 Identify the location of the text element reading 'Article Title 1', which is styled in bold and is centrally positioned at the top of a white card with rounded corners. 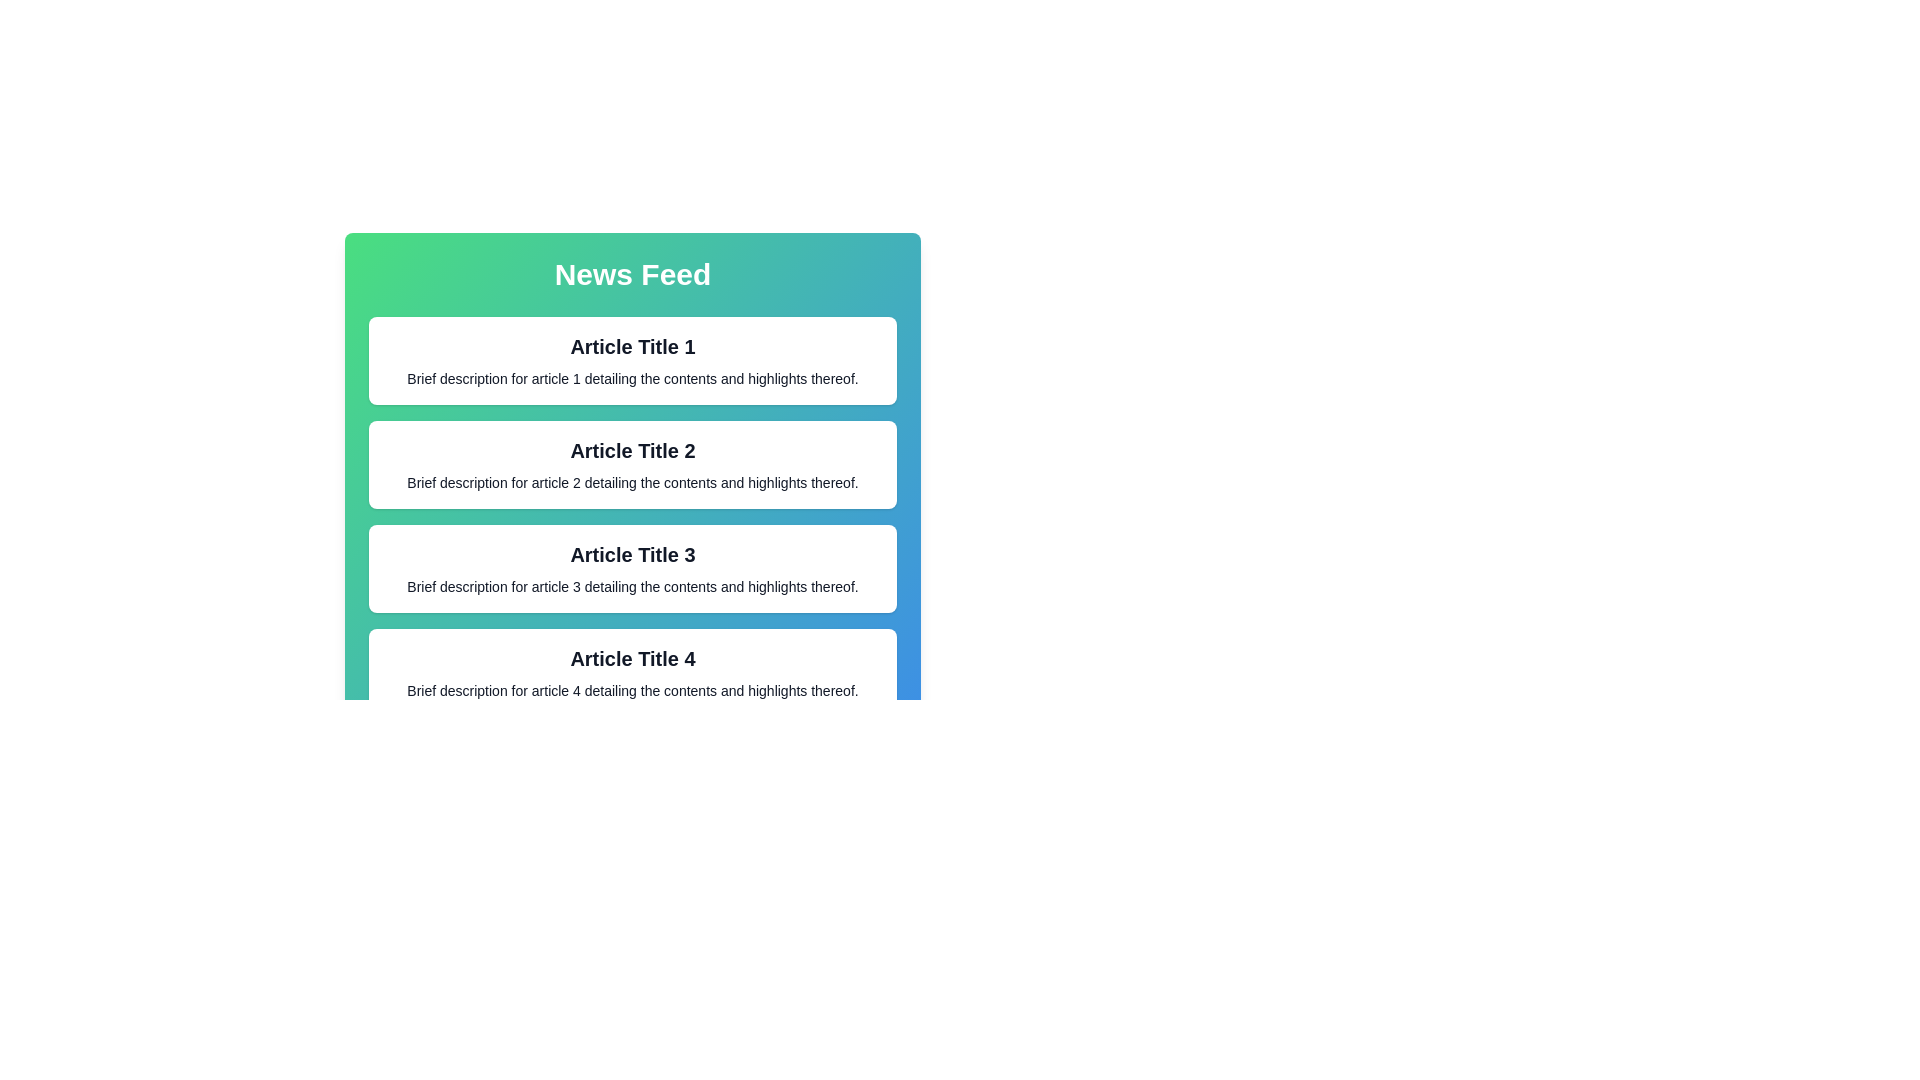
(632, 346).